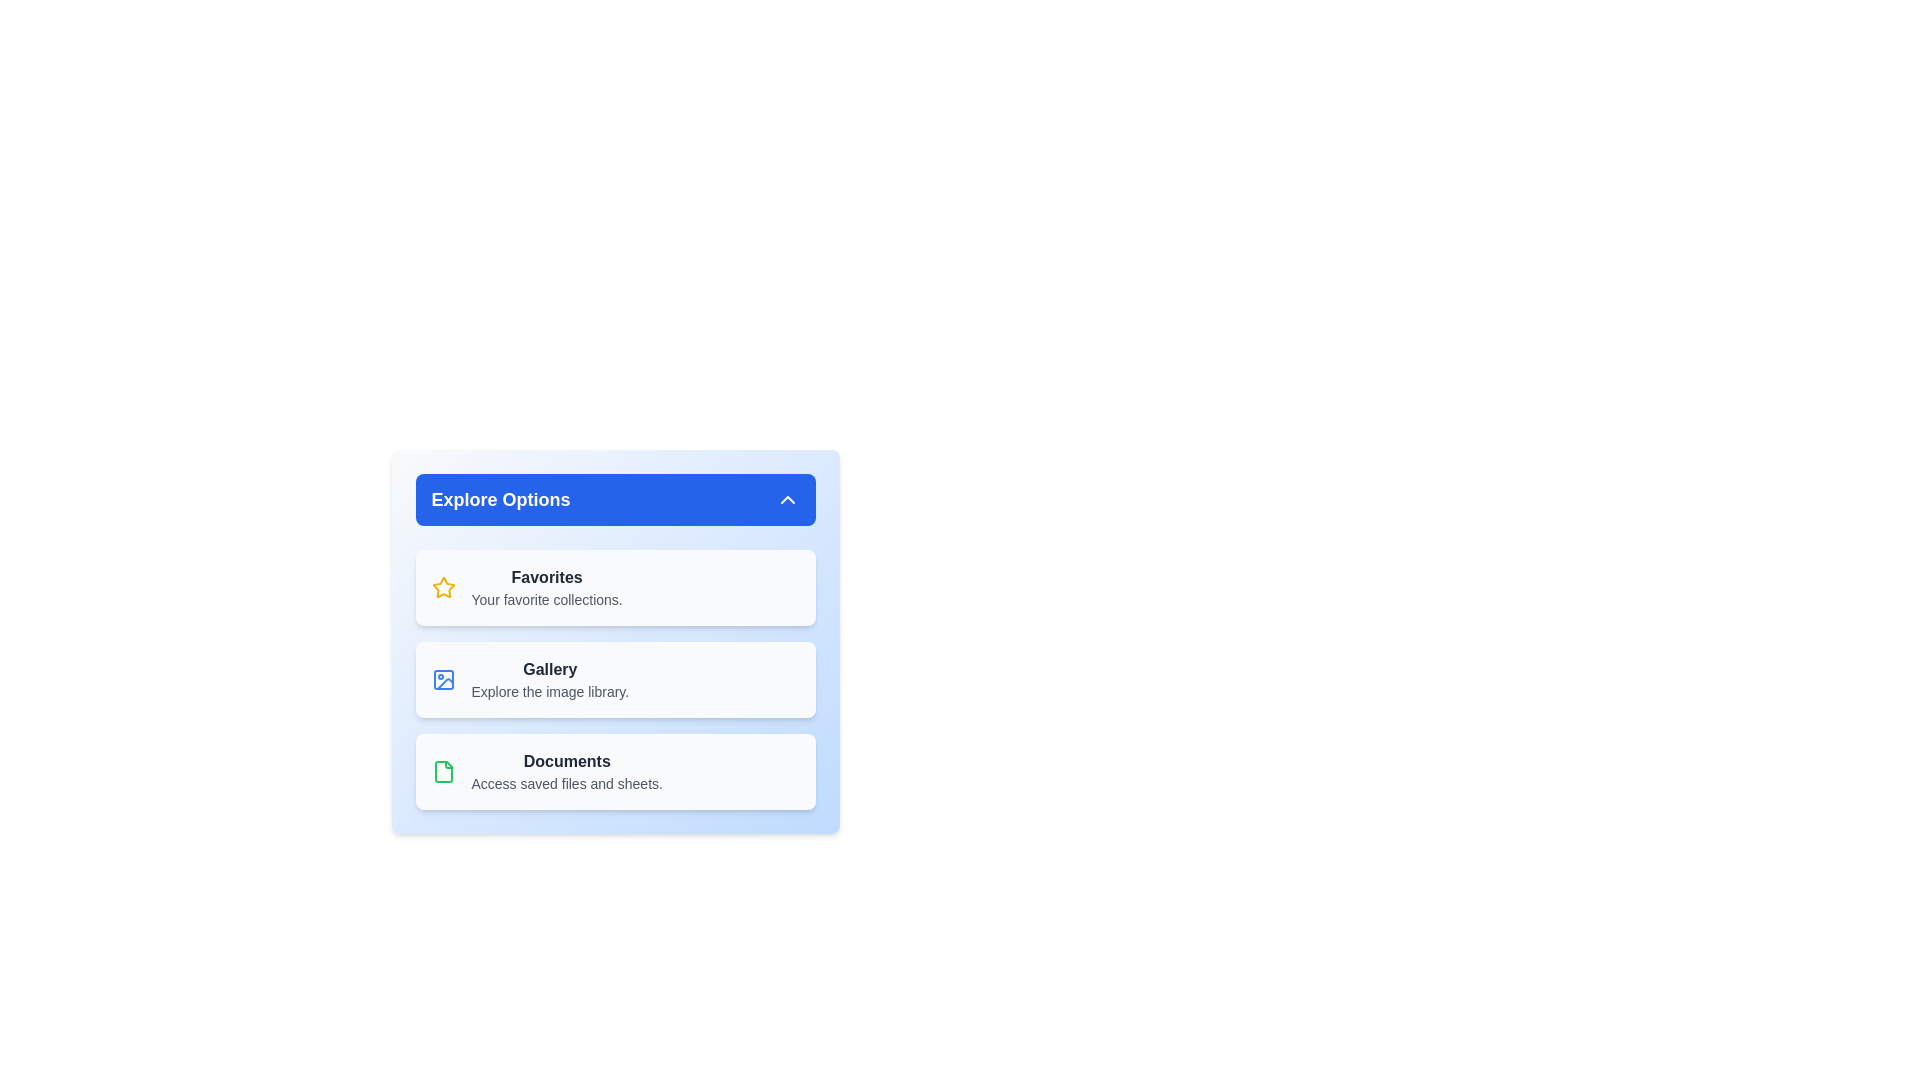 The height and width of the screenshot is (1080, 1920). I want to click on the descriptive text block located in the second row of the 'Favorites' card, which provides context for the section, so click(547, 599).